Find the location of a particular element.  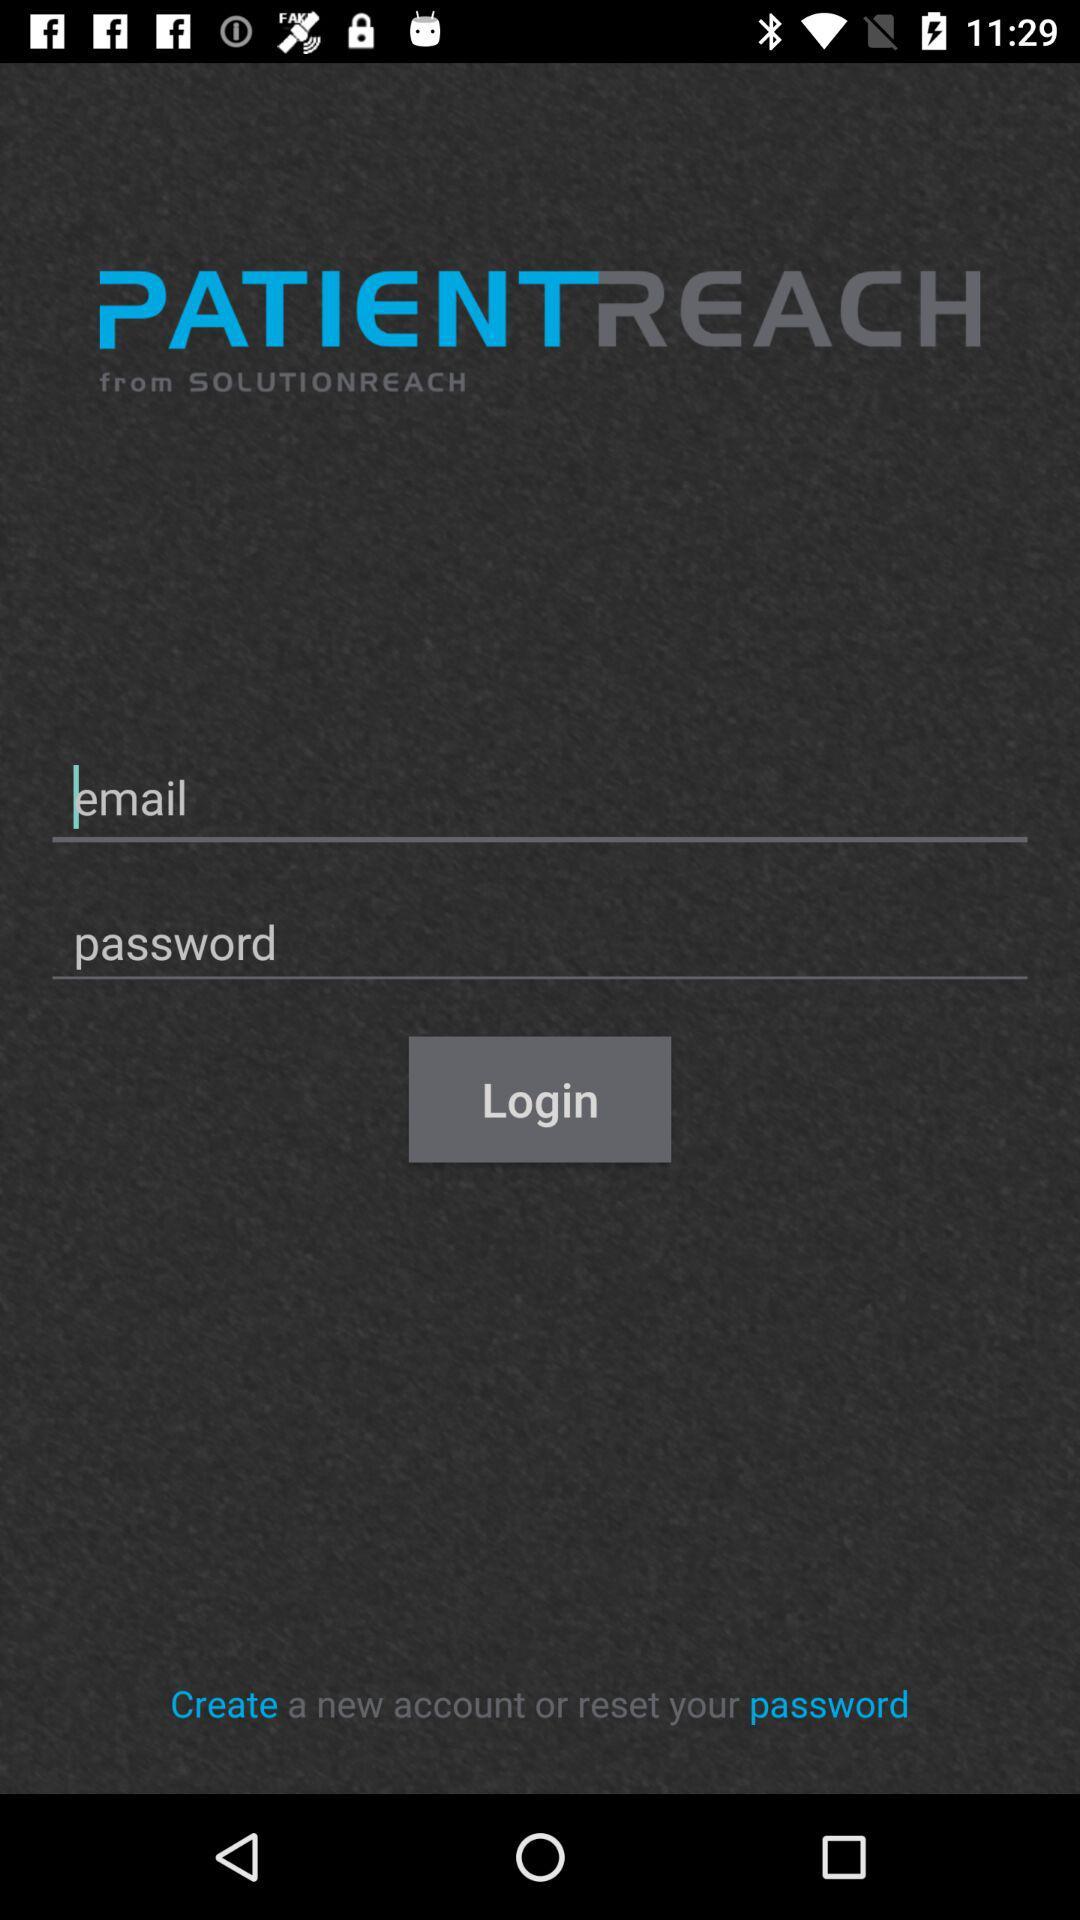

the login icon is located at coordinates (540, 1098).